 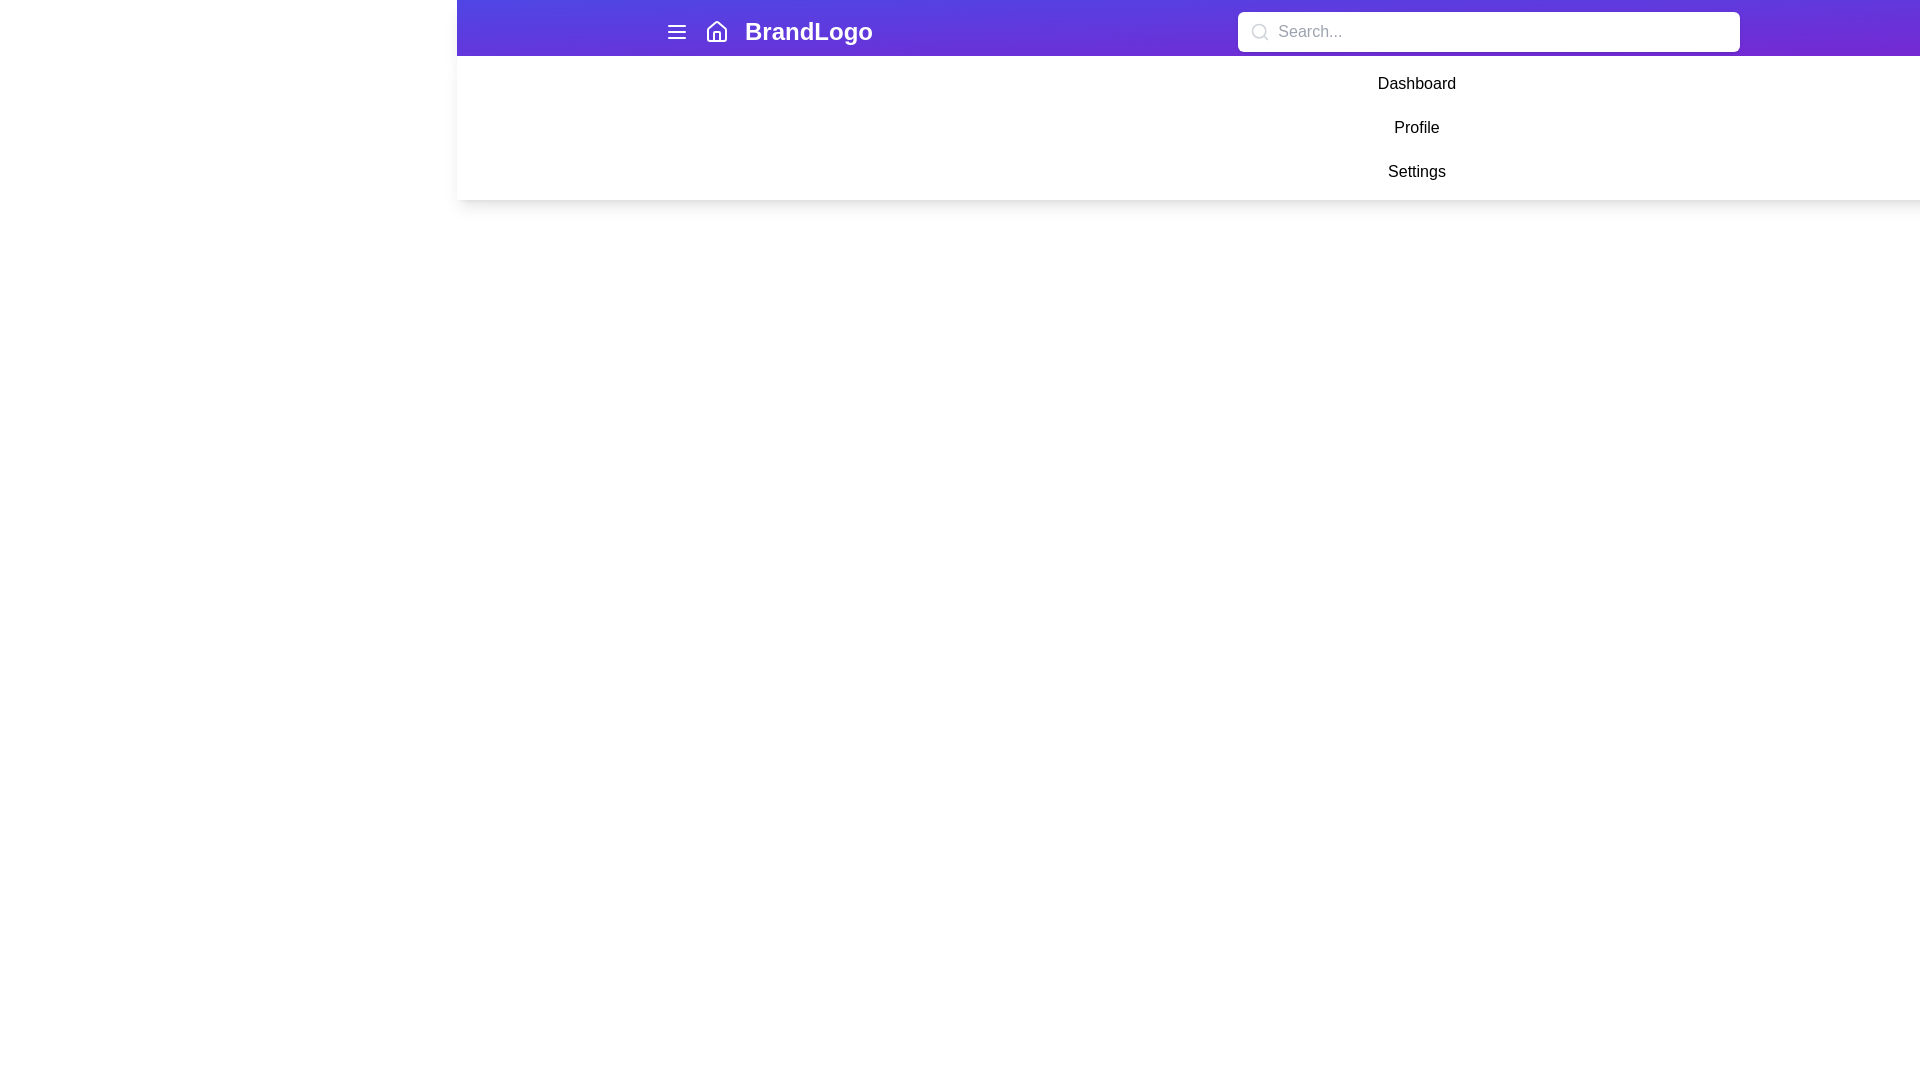 What do you see at coordinates (1258, 31) in the screenshot?
I see `the SVG Circle that represents the lens of the search icon located in the top-right corner of the navigation bar` at bounding box center [1258, 31].